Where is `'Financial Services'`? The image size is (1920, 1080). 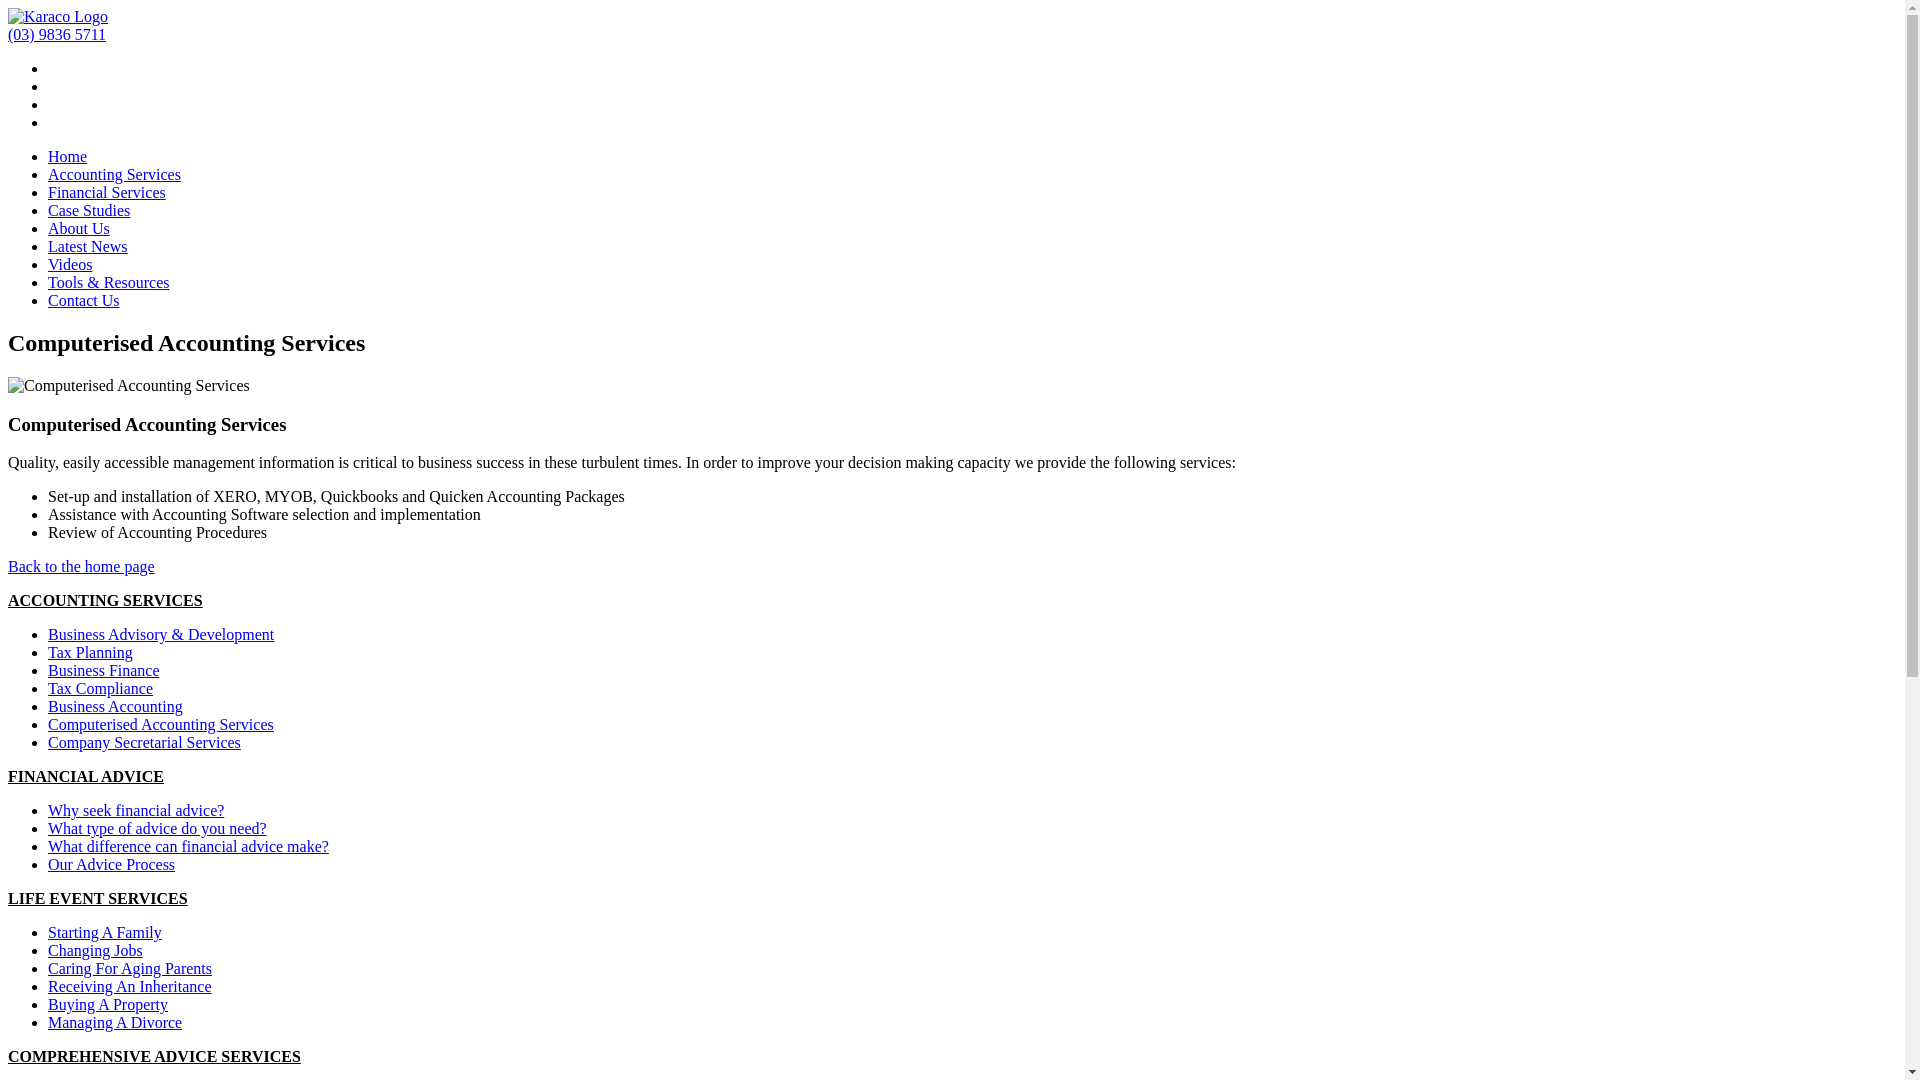 'Financial Services' is located at coordinates (105, 192).